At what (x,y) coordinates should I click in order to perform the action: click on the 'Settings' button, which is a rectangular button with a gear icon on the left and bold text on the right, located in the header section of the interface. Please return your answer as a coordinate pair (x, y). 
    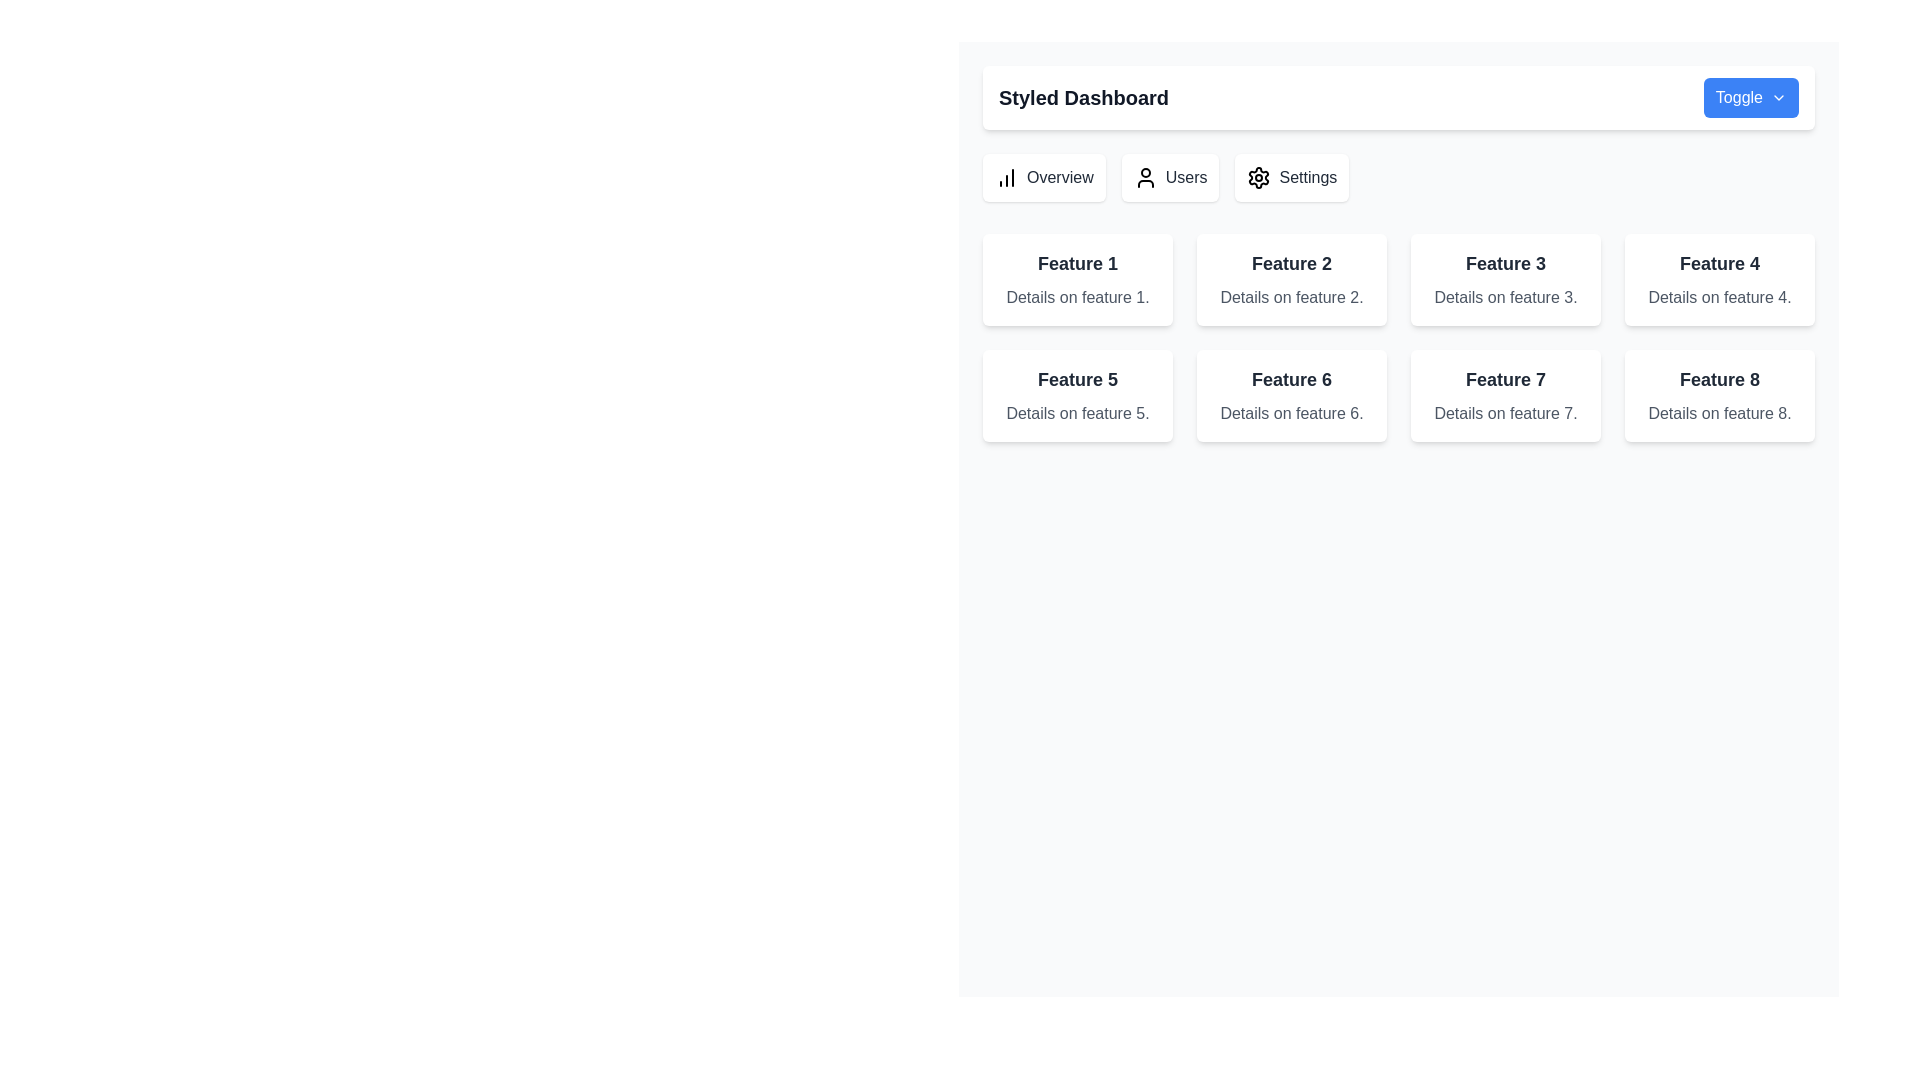
    Looking at the image, I should click on (1292, 176).